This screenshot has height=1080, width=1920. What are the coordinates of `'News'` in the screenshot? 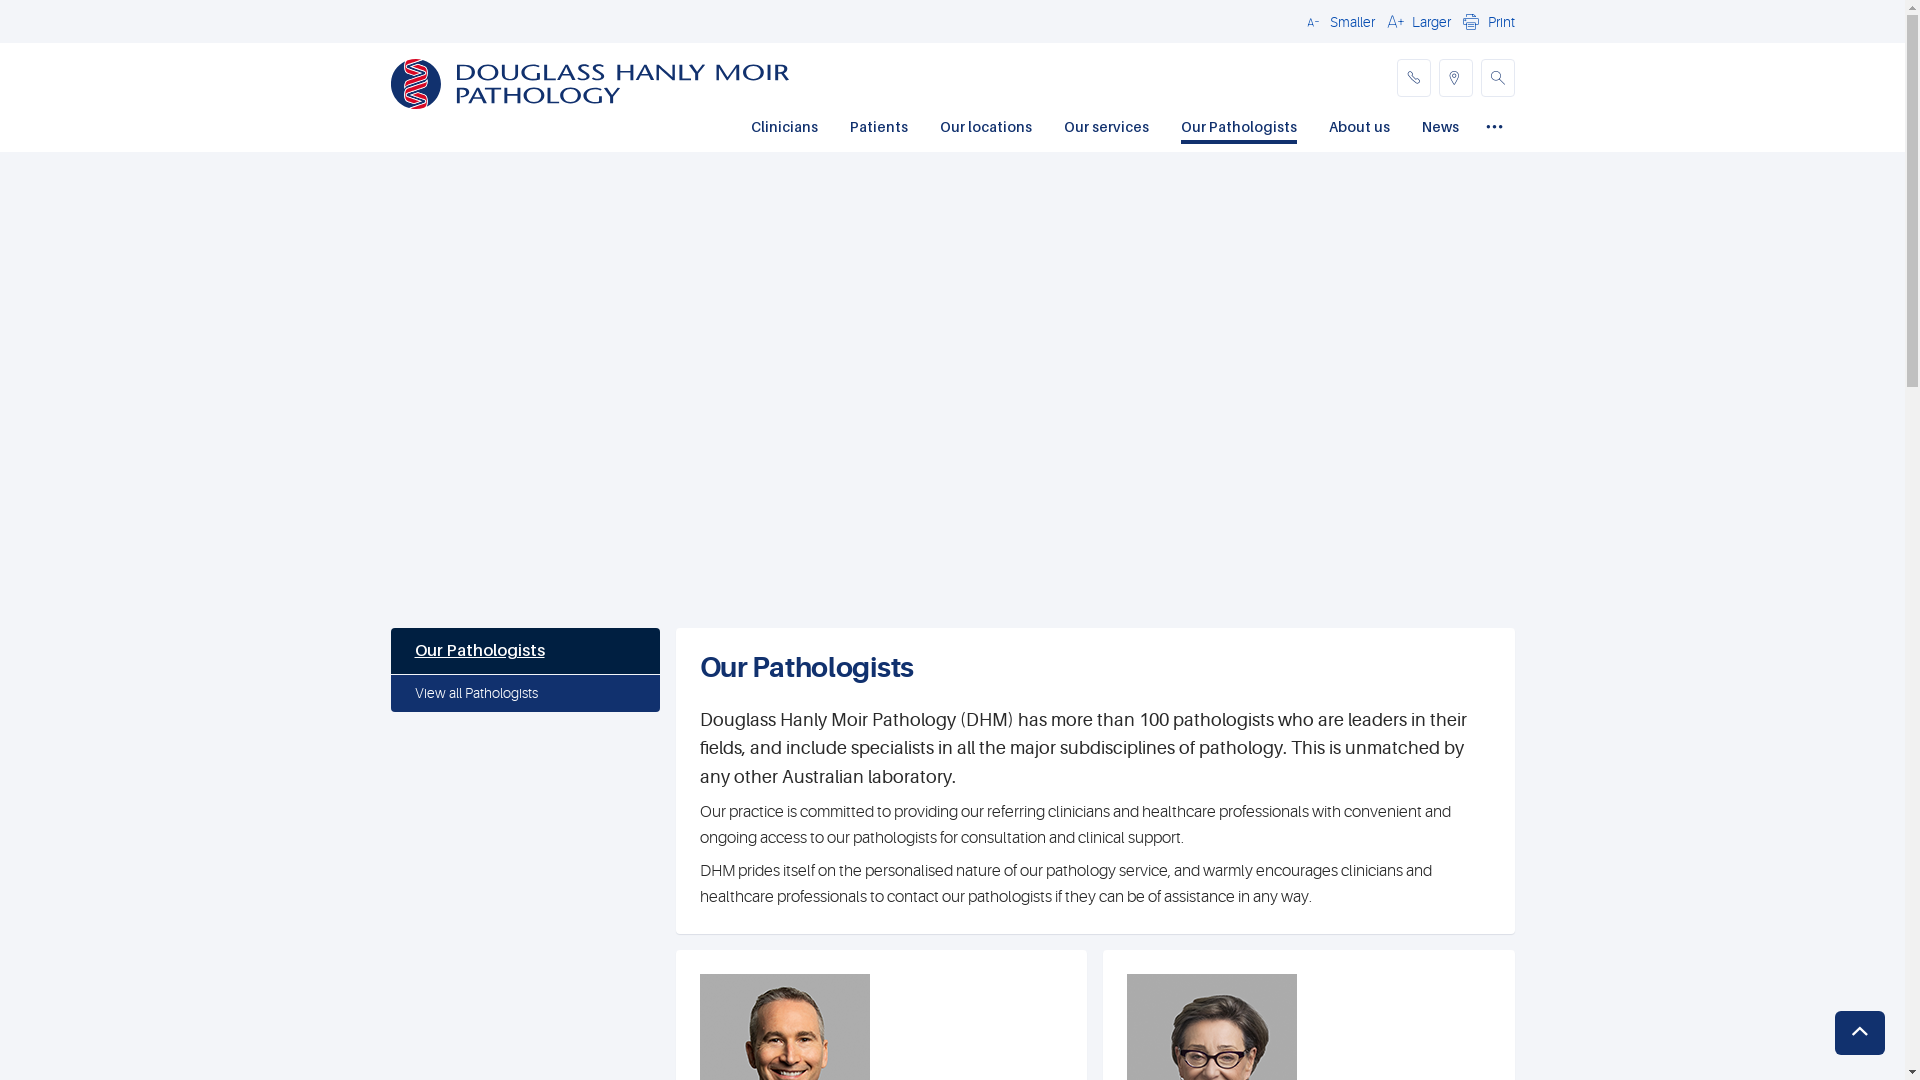 It's located at (1440, 128).